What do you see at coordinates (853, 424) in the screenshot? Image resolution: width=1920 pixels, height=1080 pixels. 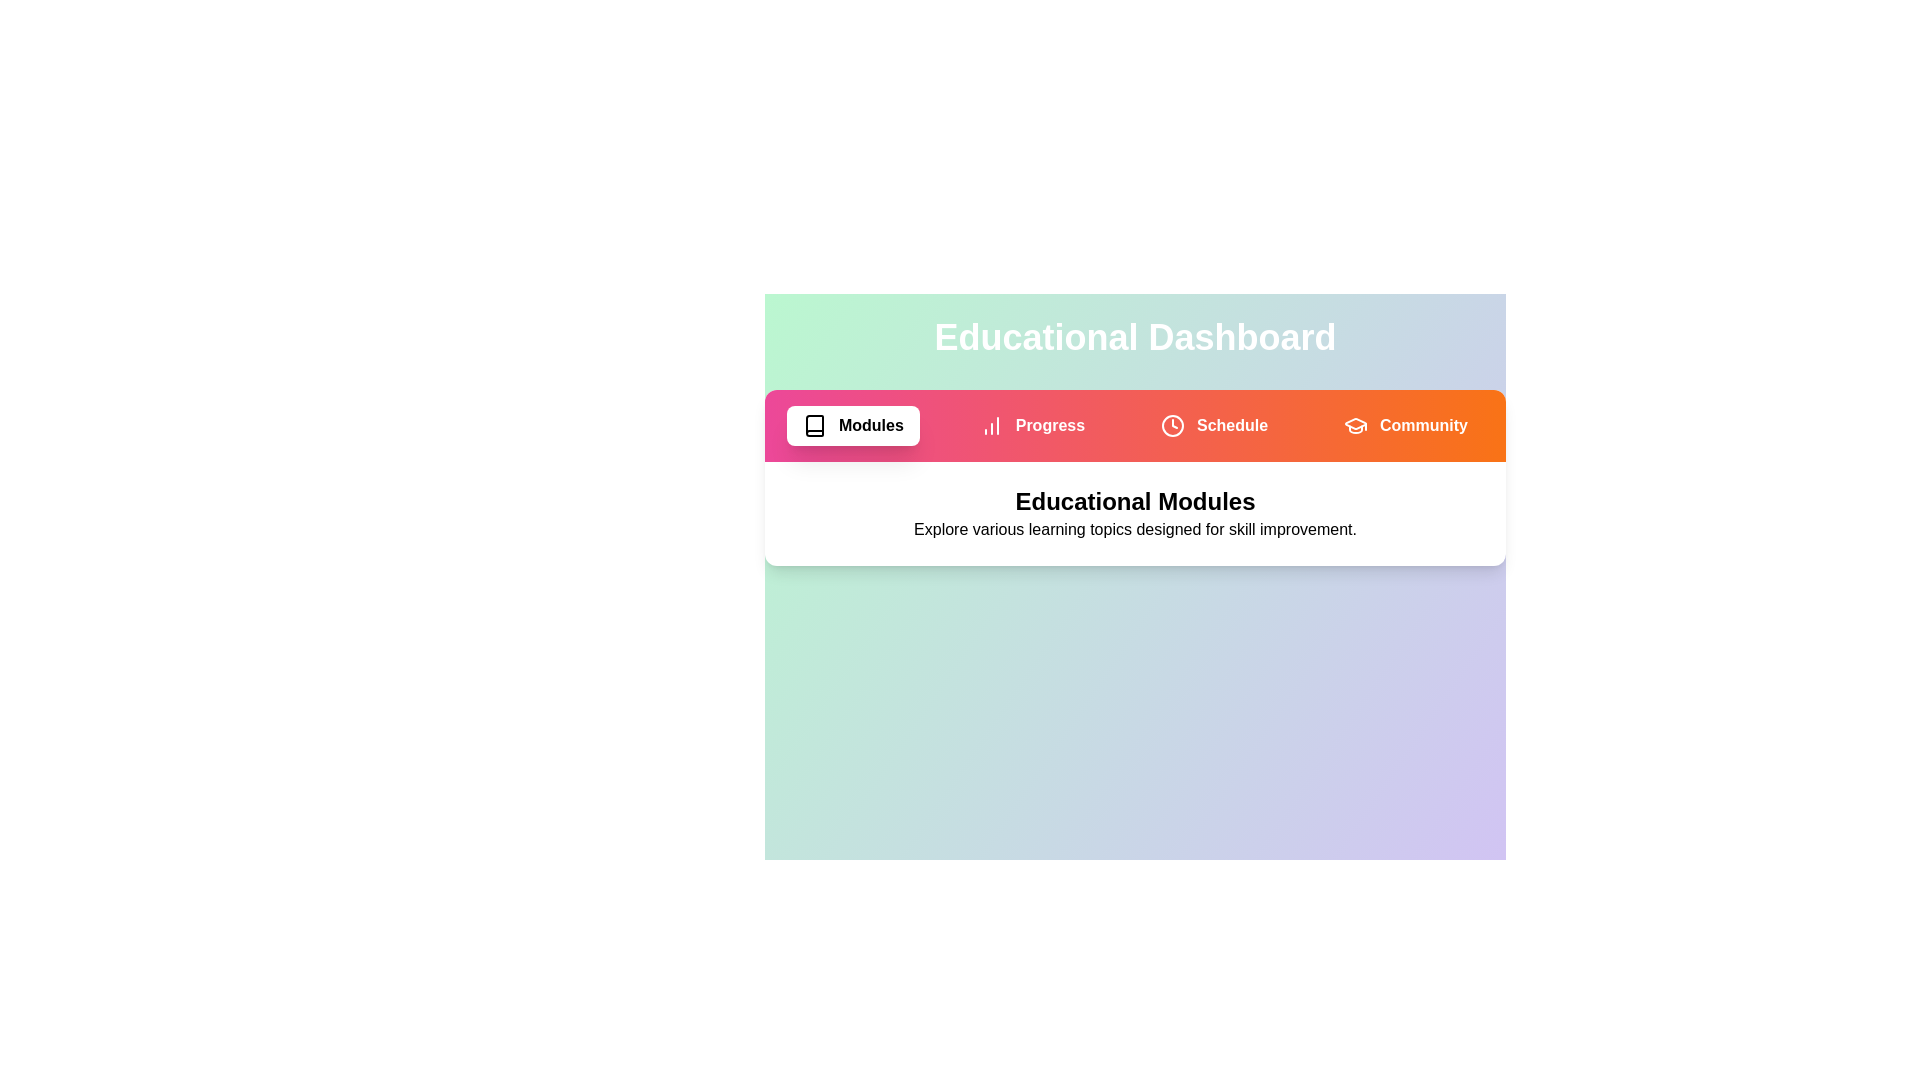 I see `the 'Modules' button, which is a rectangular button with a black book icon and light background color, located at the far left of the navigation bar` at bounding box center [853, 424].